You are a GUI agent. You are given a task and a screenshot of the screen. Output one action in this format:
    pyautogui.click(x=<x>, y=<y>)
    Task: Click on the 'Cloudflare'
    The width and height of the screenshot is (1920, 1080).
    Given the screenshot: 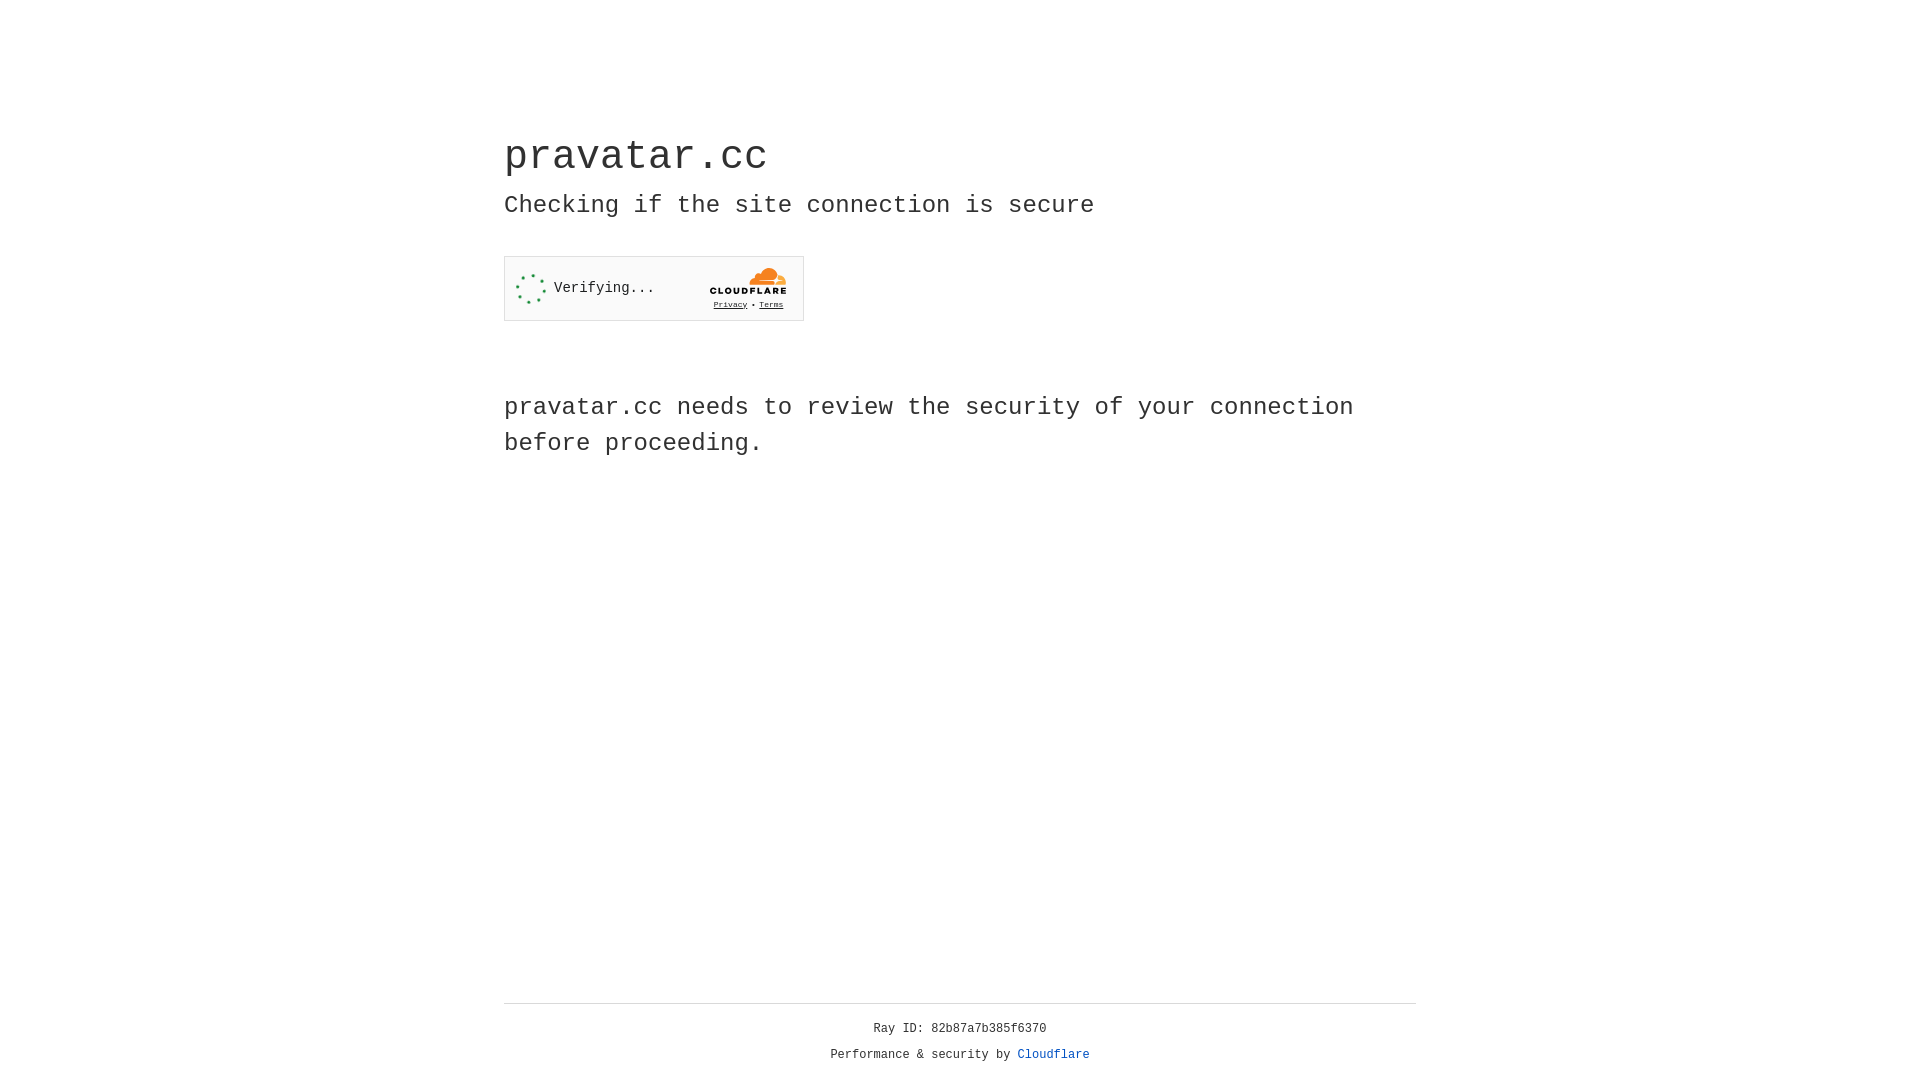 What is the action you would take?
    pyautogui.click(x=1053, y=1054)
    